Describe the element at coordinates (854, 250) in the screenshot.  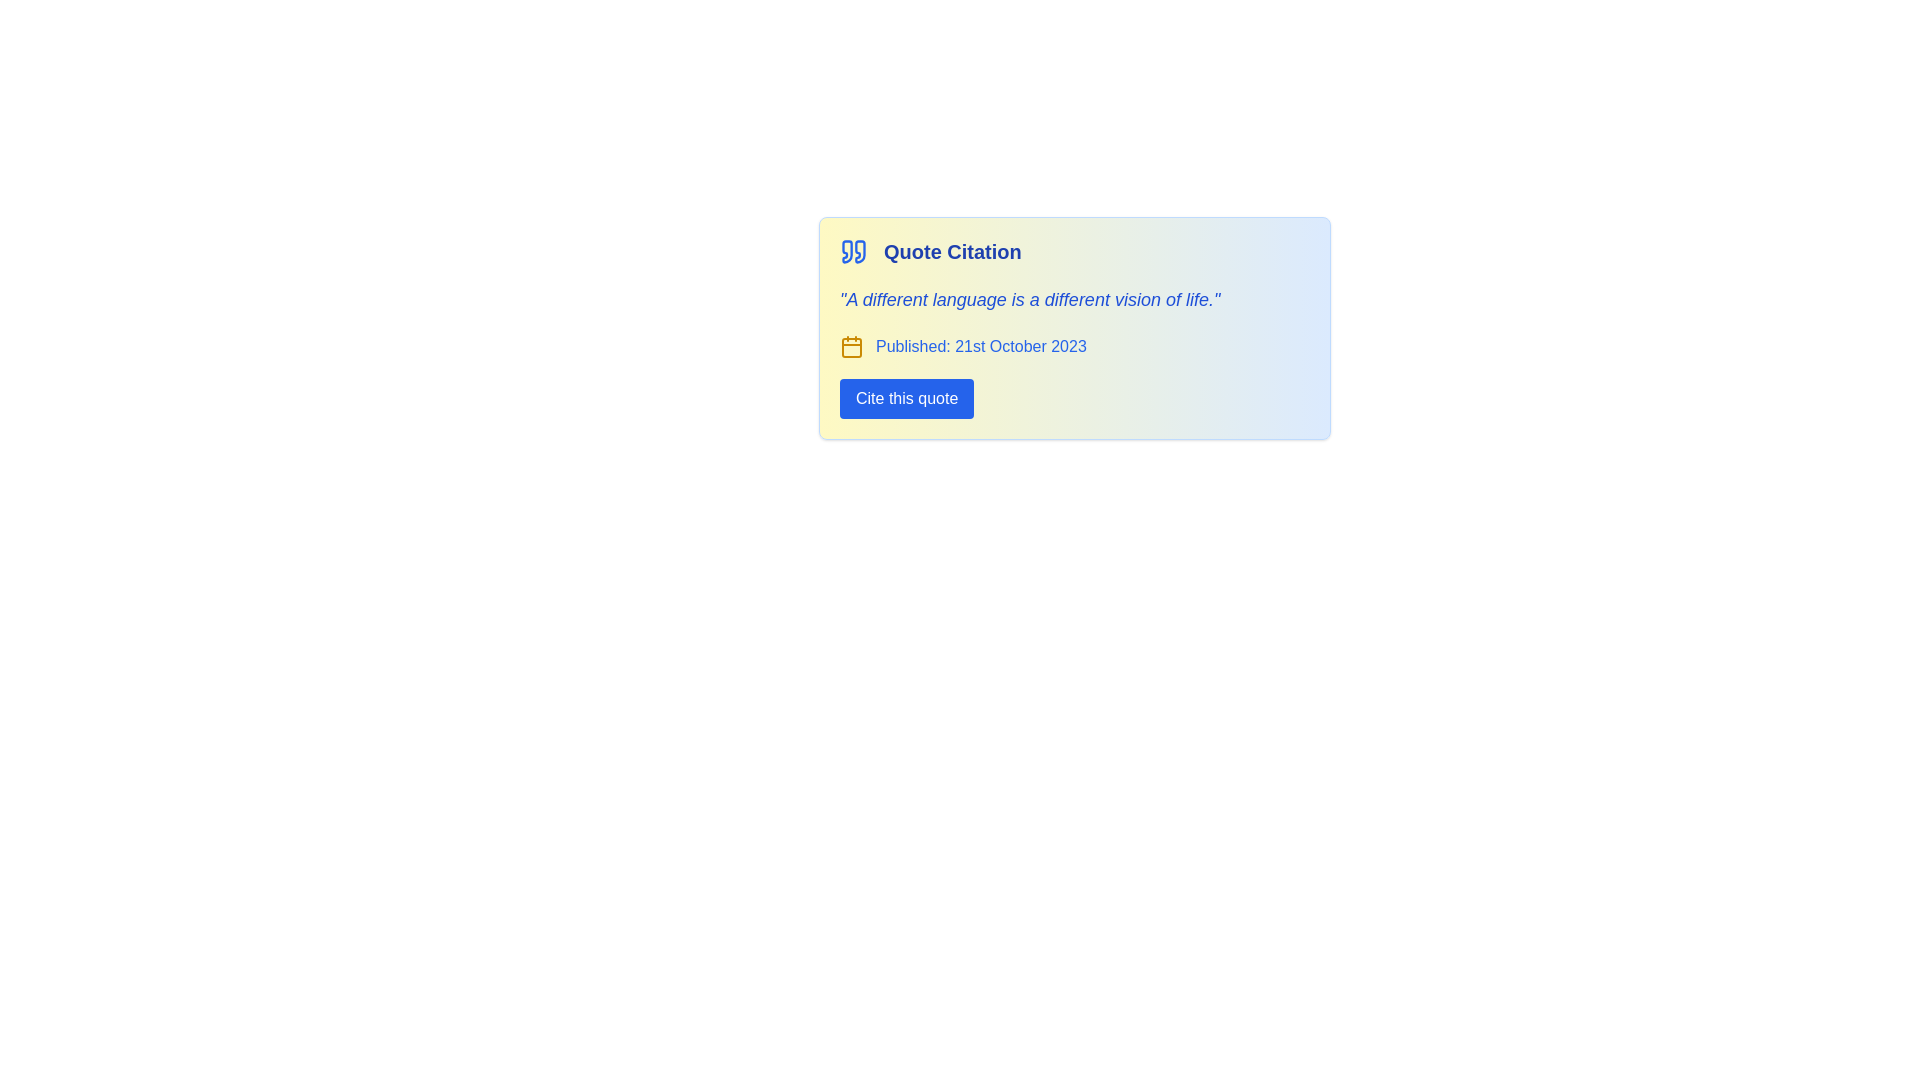
I see `the quotation icon located to the left of the 'Quote Citation' title text in the main content box` at that location.